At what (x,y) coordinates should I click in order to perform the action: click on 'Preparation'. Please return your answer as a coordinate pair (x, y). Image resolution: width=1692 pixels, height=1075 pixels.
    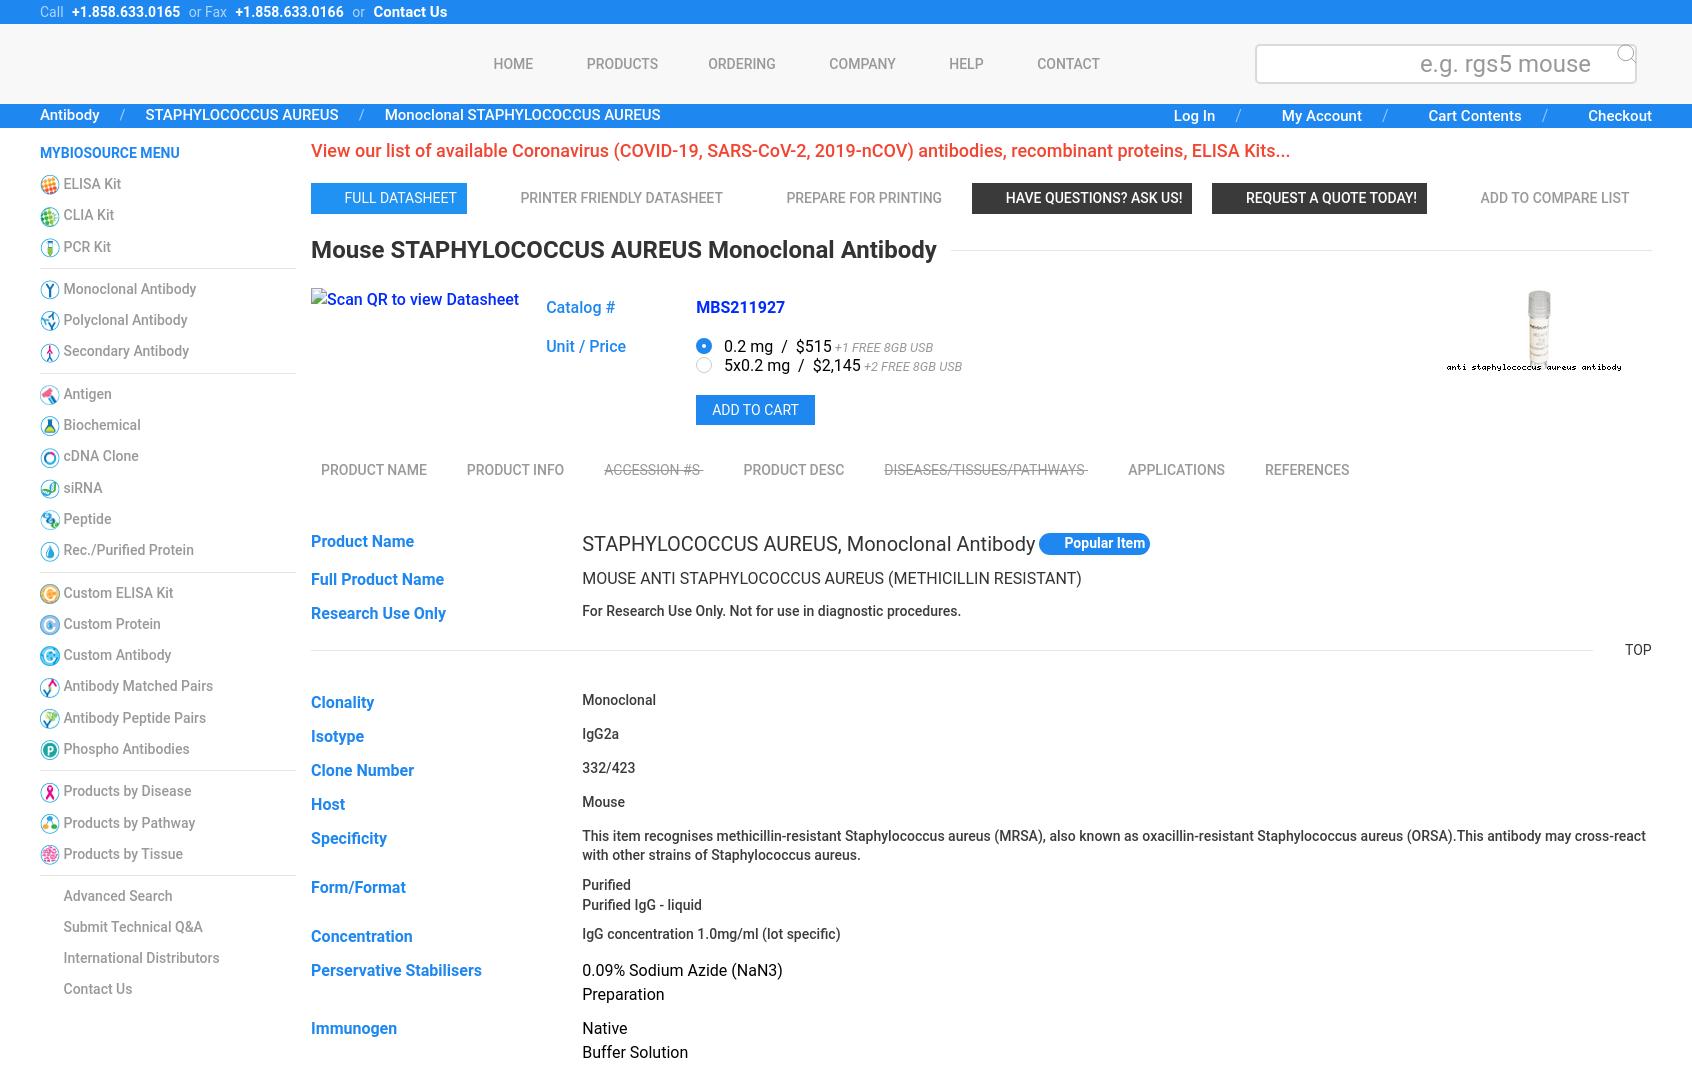
    Looking at the image, I should click on (621, 993).